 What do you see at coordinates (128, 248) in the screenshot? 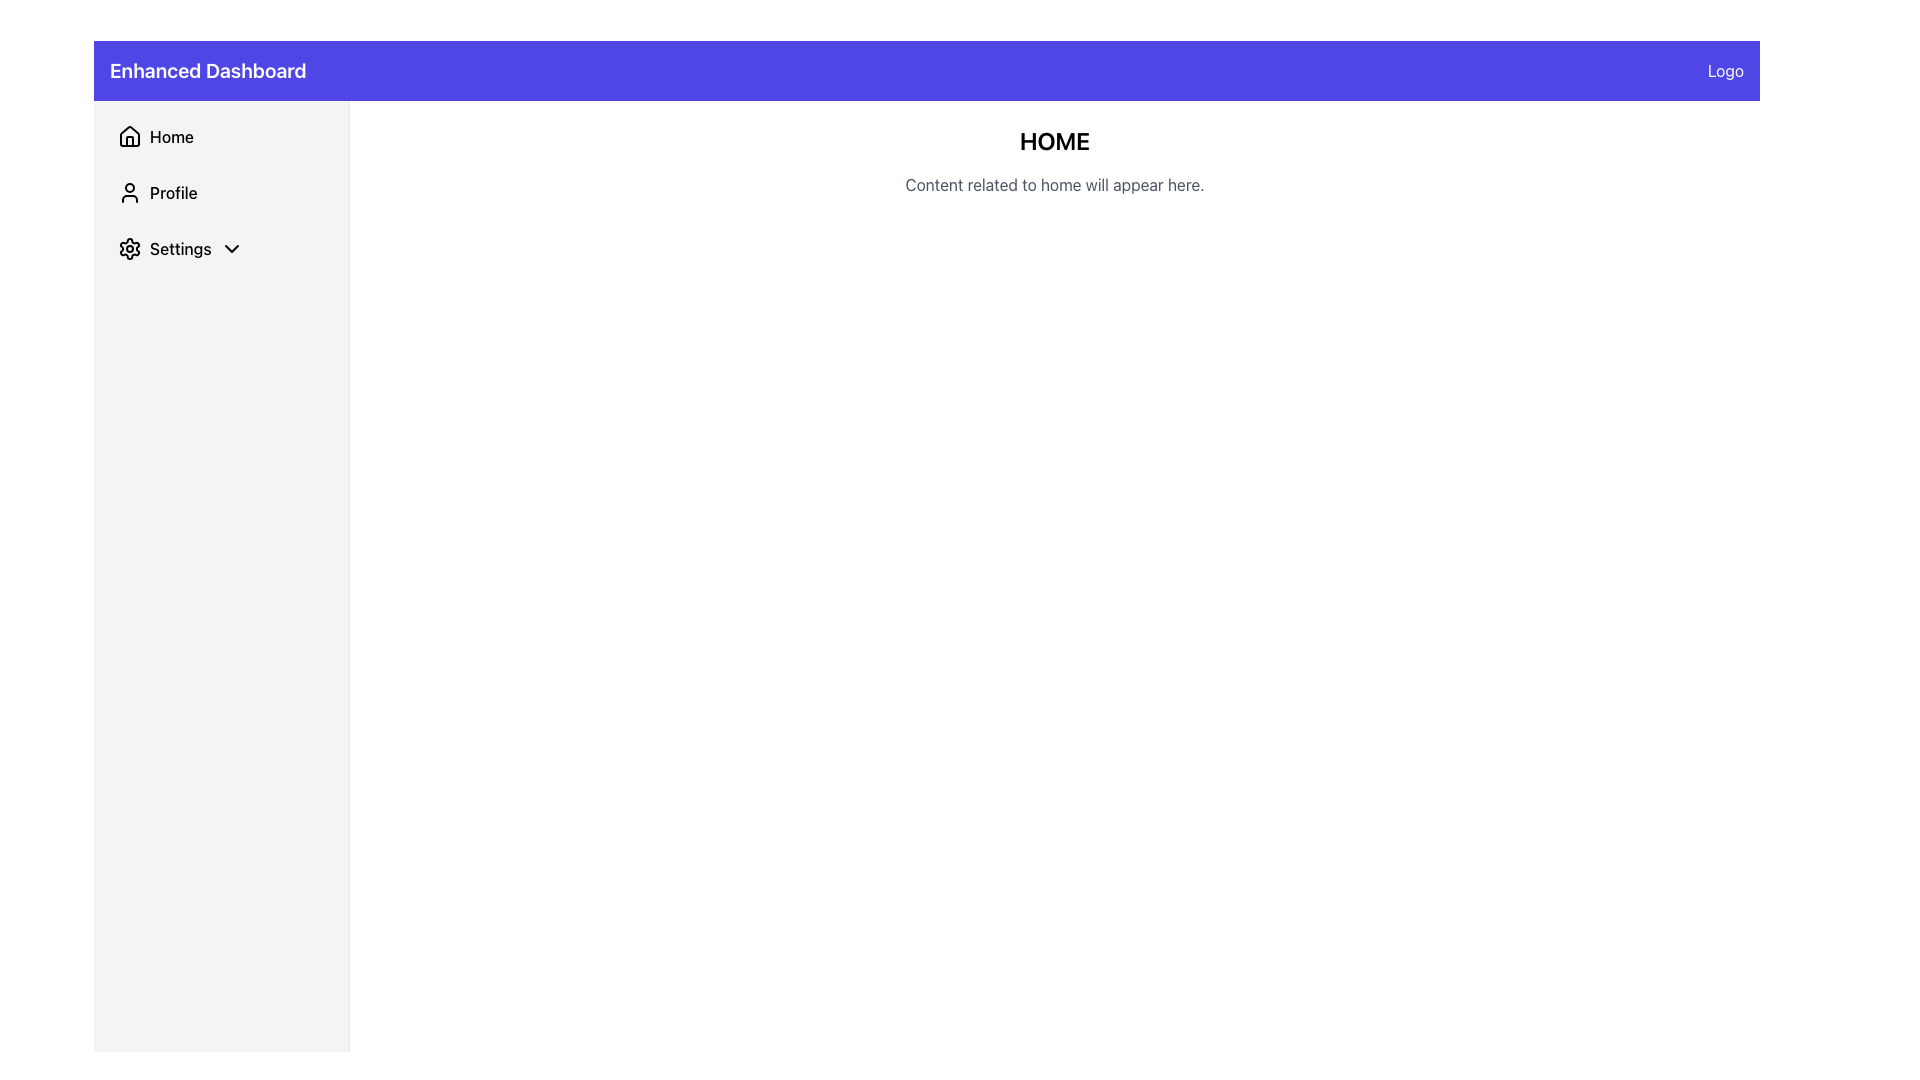
I see `the gear icon in the sidebar menu that represents the 'Settings' option, located below 'Profile'` at bounding box center [128, 248].